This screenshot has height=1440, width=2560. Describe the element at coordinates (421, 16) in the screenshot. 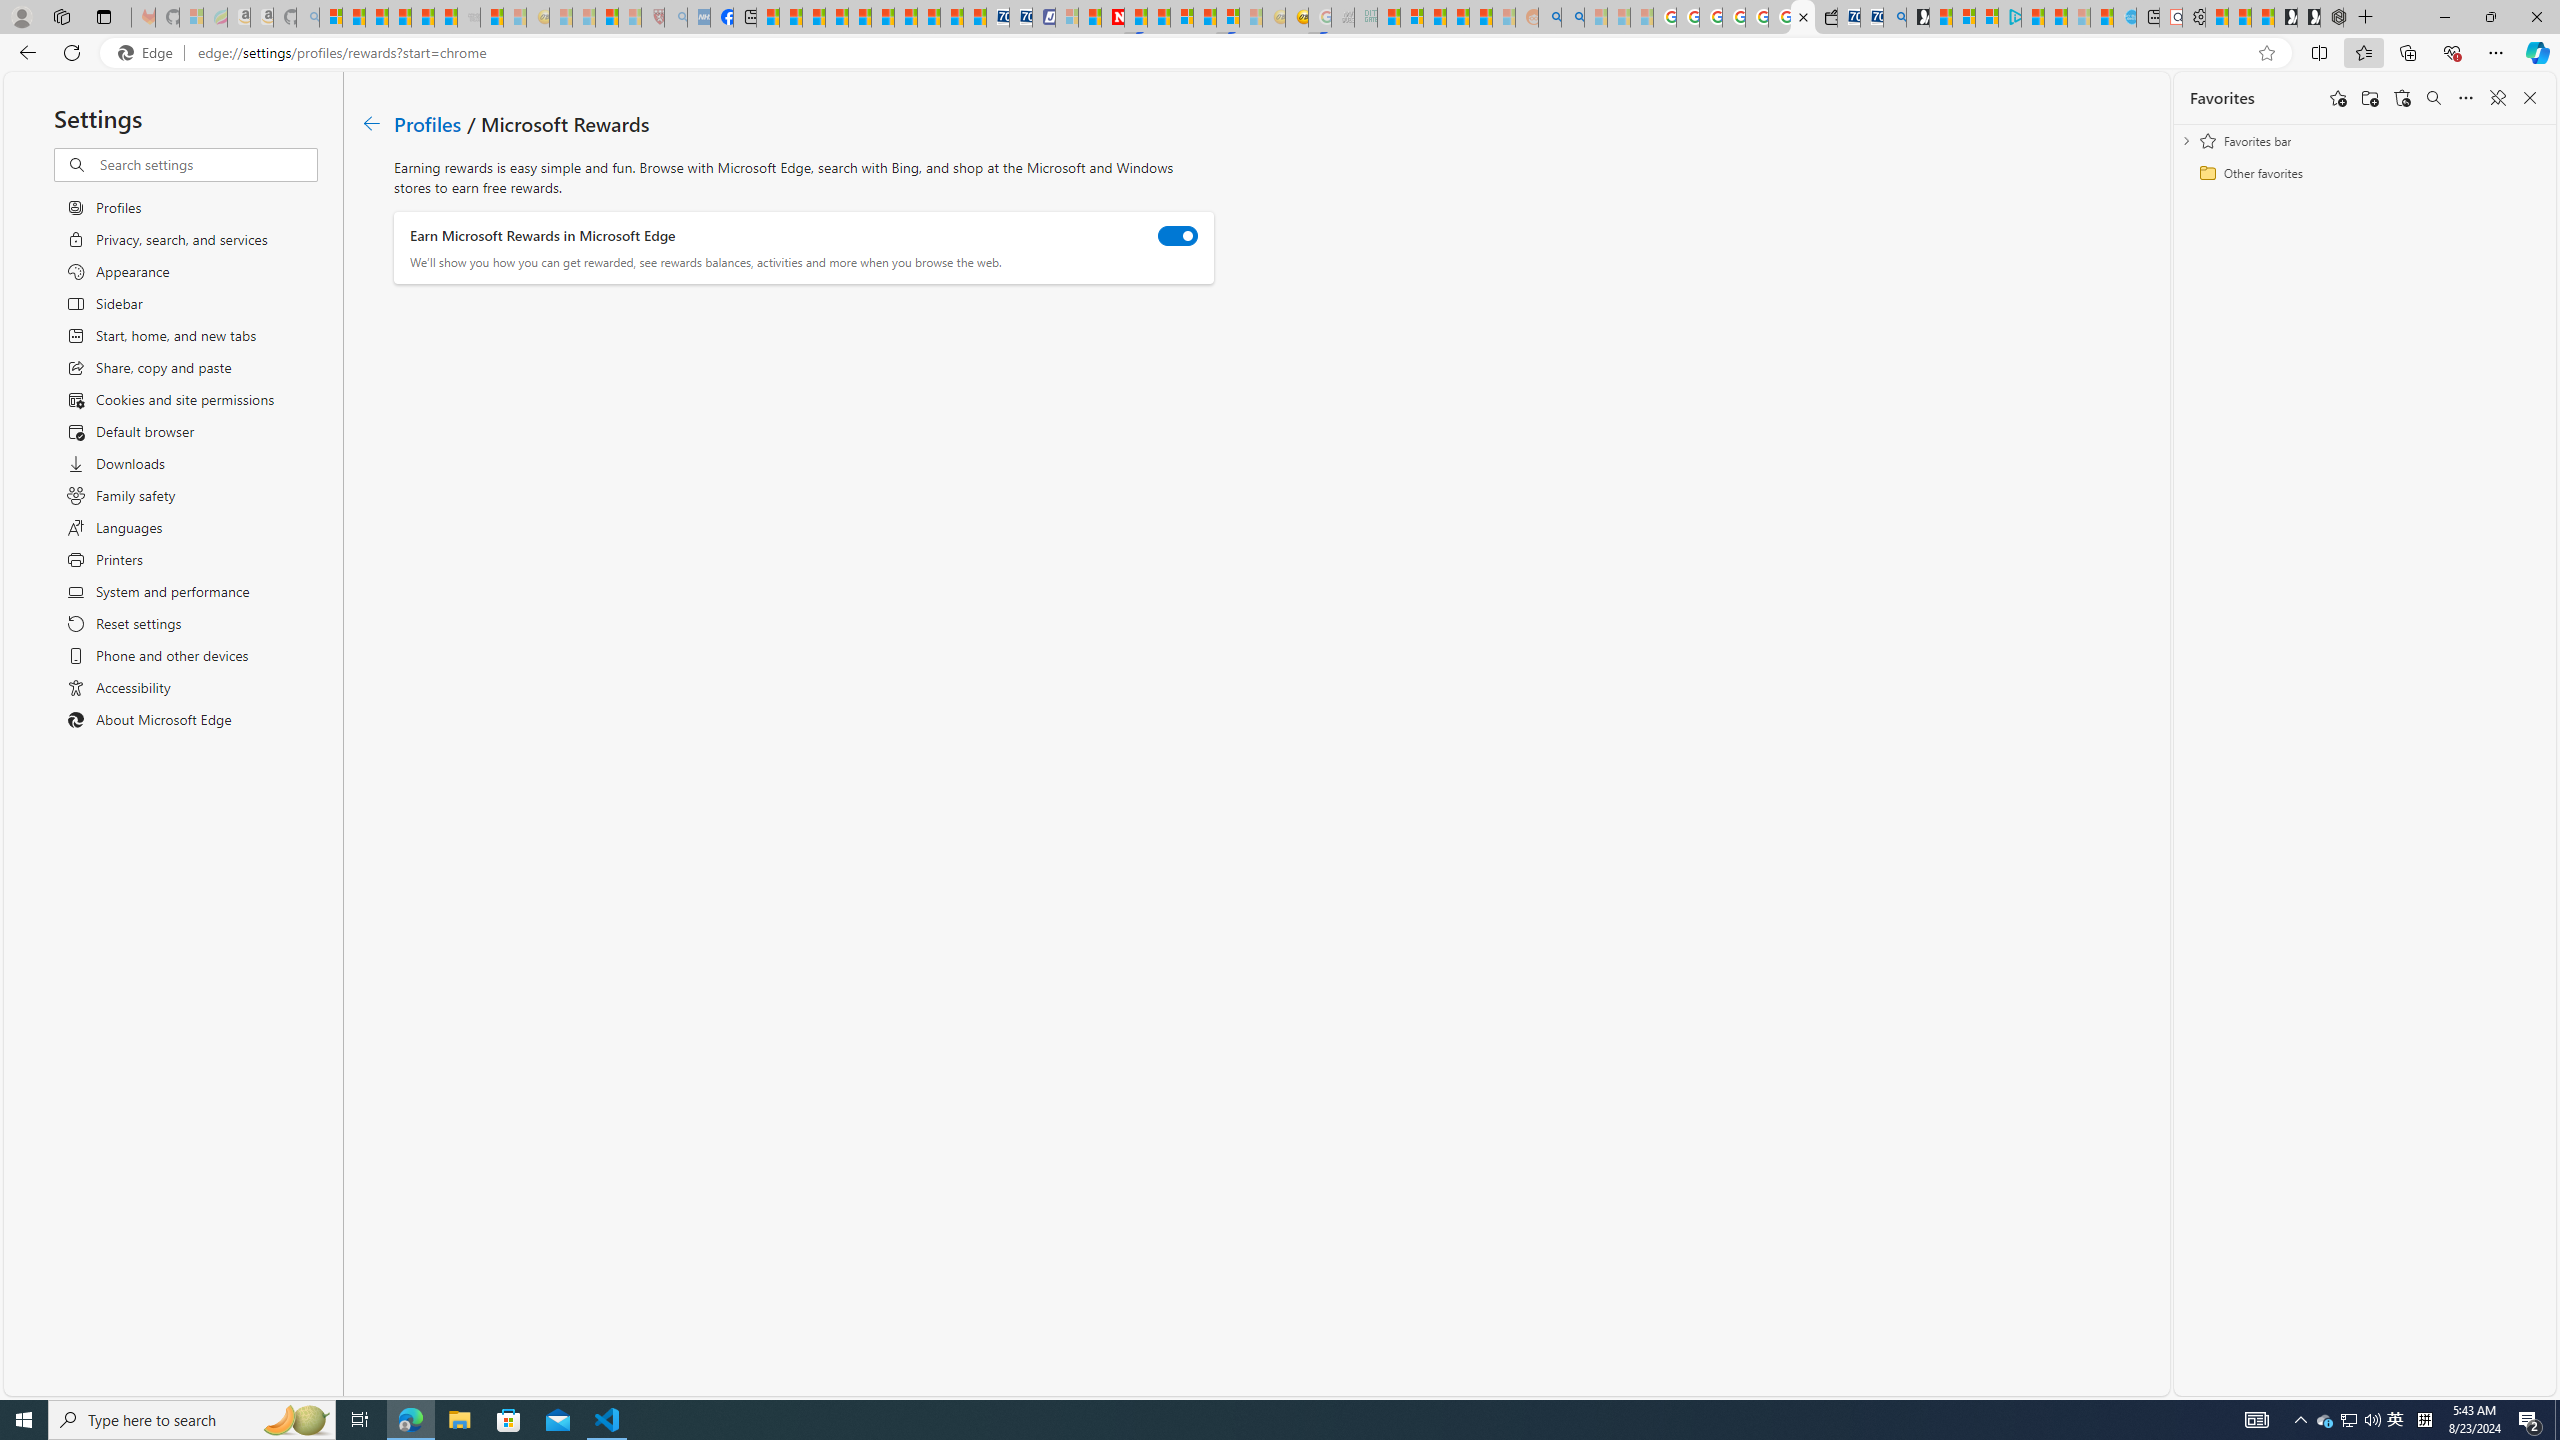

I see `'New Report Confirms 2023 Was Record Hot | Watch'` at that location.